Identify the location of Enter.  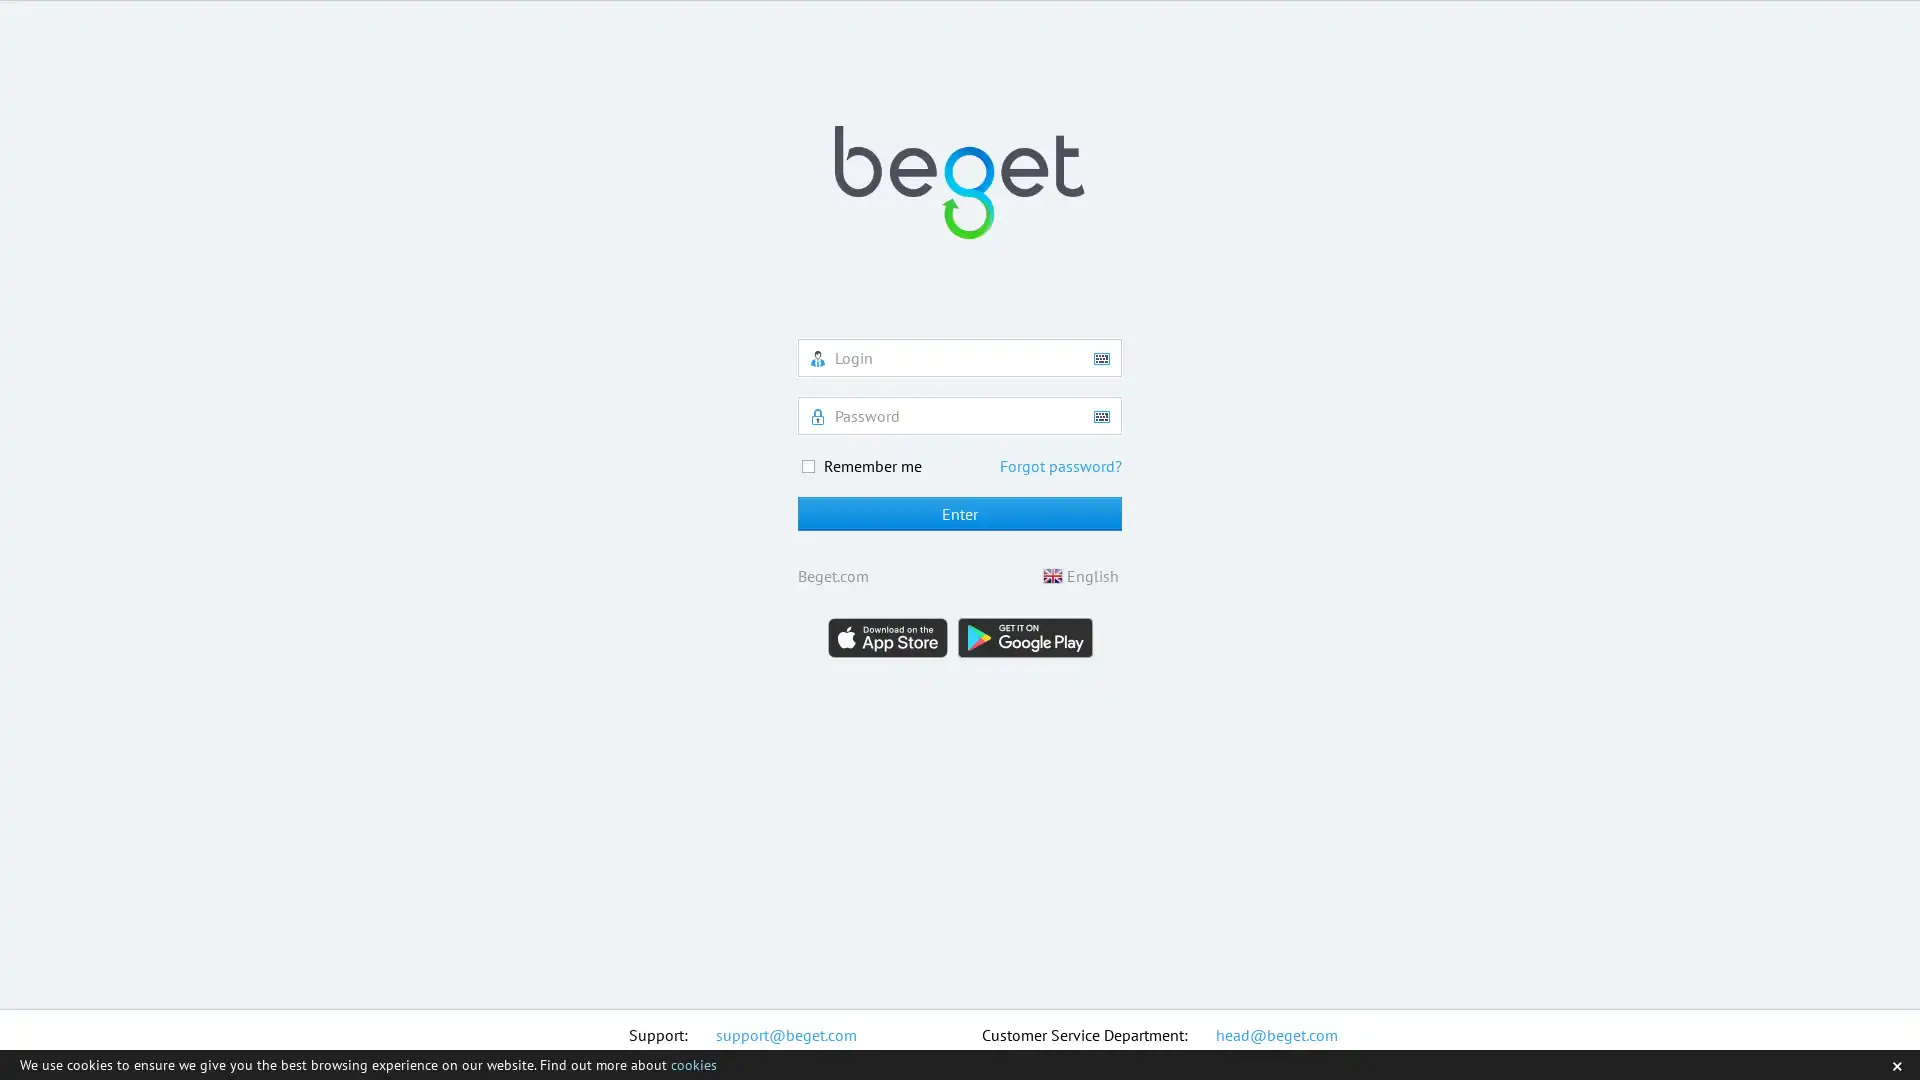
(958, 512).